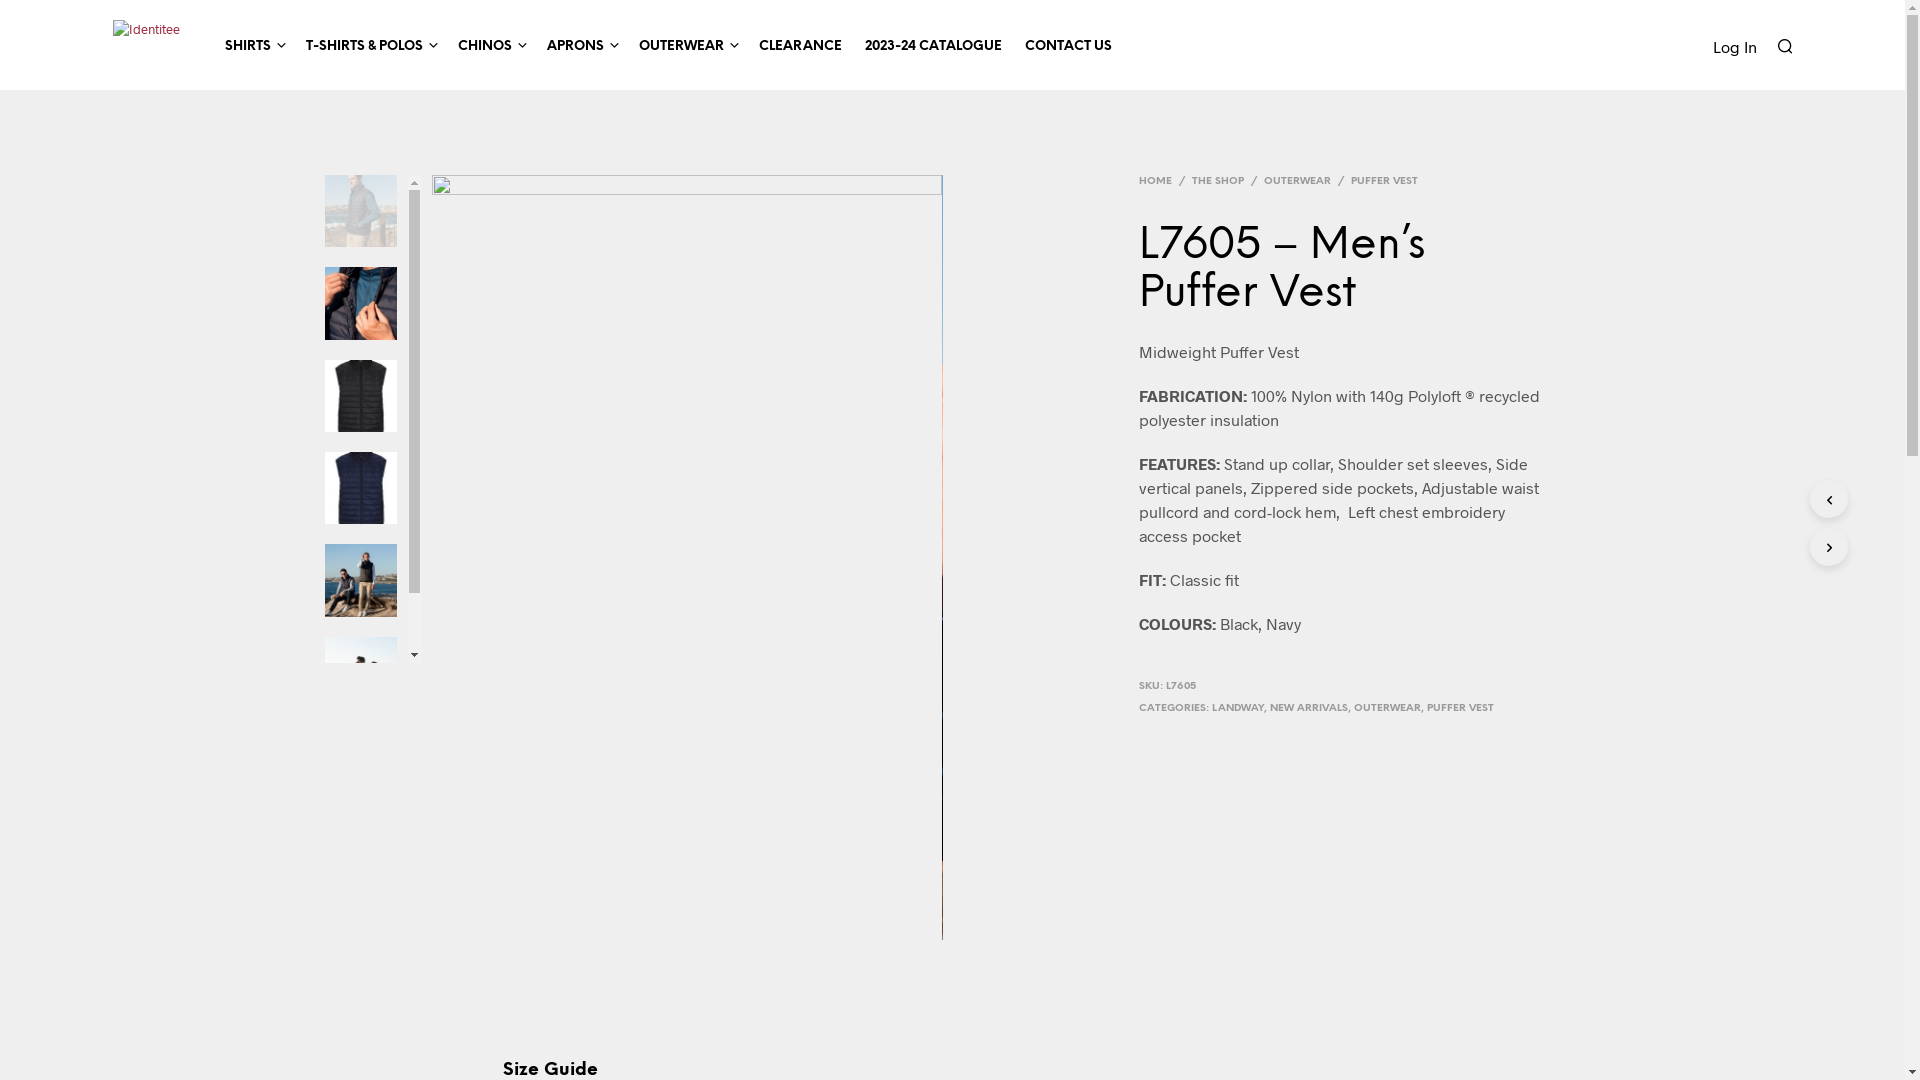 The width and height of the screenshot is (1920, 1080). Describe the element at coordinates (680, 45) in the screenshot. I see `'OUTERWEAR'` at that location.